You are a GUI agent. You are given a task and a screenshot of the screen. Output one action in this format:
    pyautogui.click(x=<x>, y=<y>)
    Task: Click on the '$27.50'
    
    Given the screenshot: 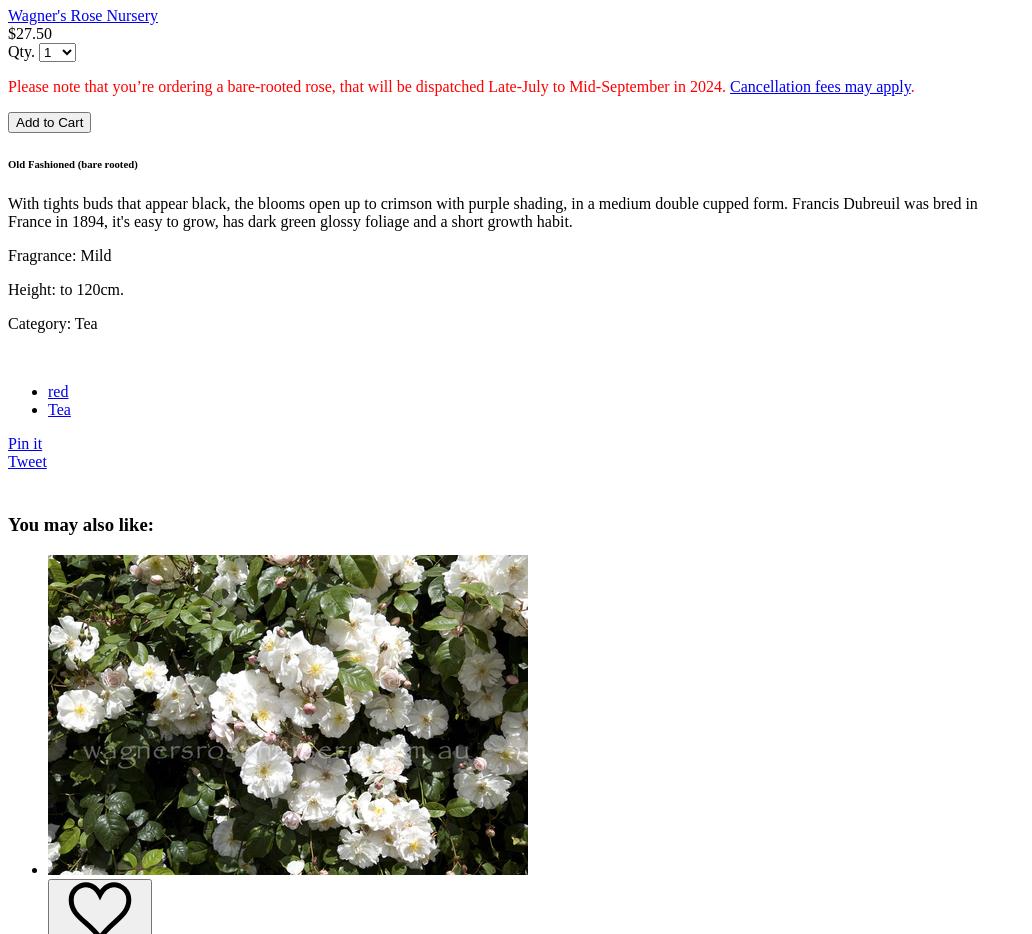 What is the action you would take?
    pyautogui.click(x=30, y=31)
    